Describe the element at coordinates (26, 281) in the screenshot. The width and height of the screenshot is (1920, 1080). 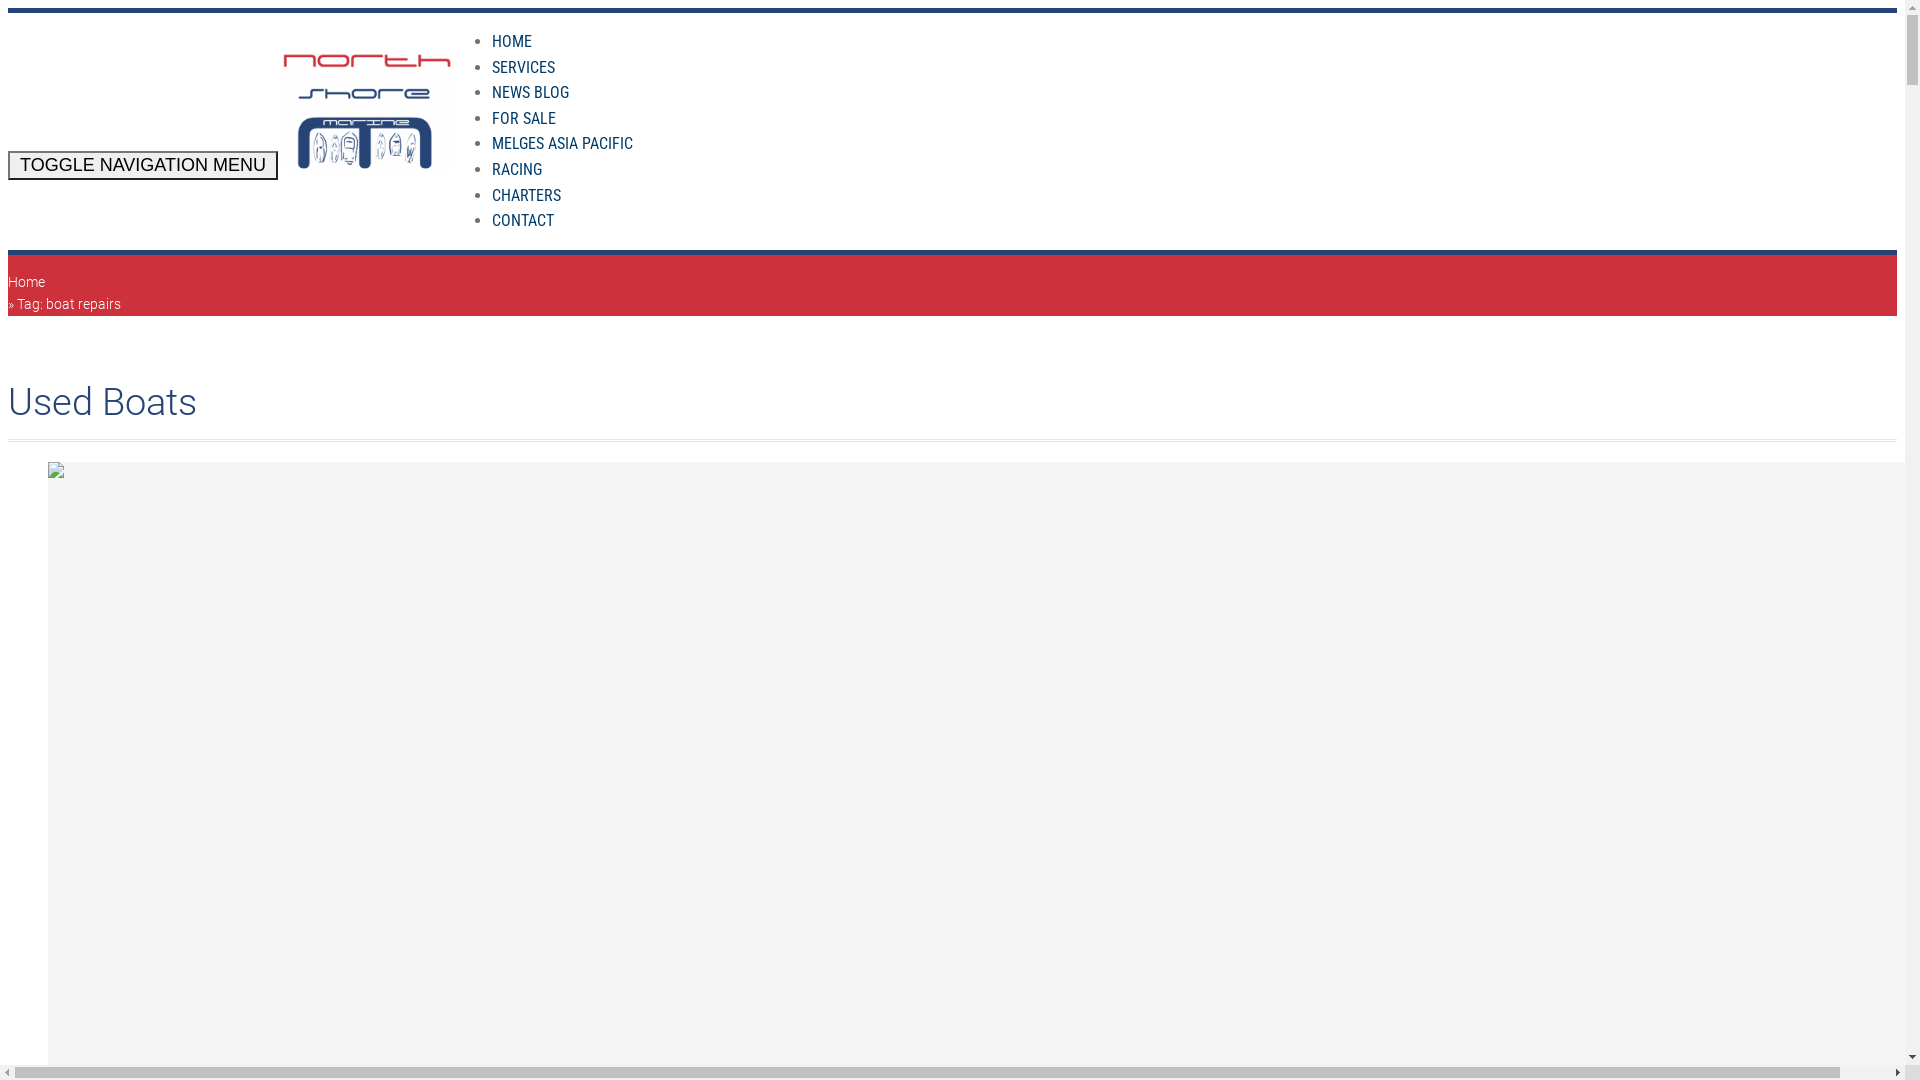
I see `'Home'` at that location.